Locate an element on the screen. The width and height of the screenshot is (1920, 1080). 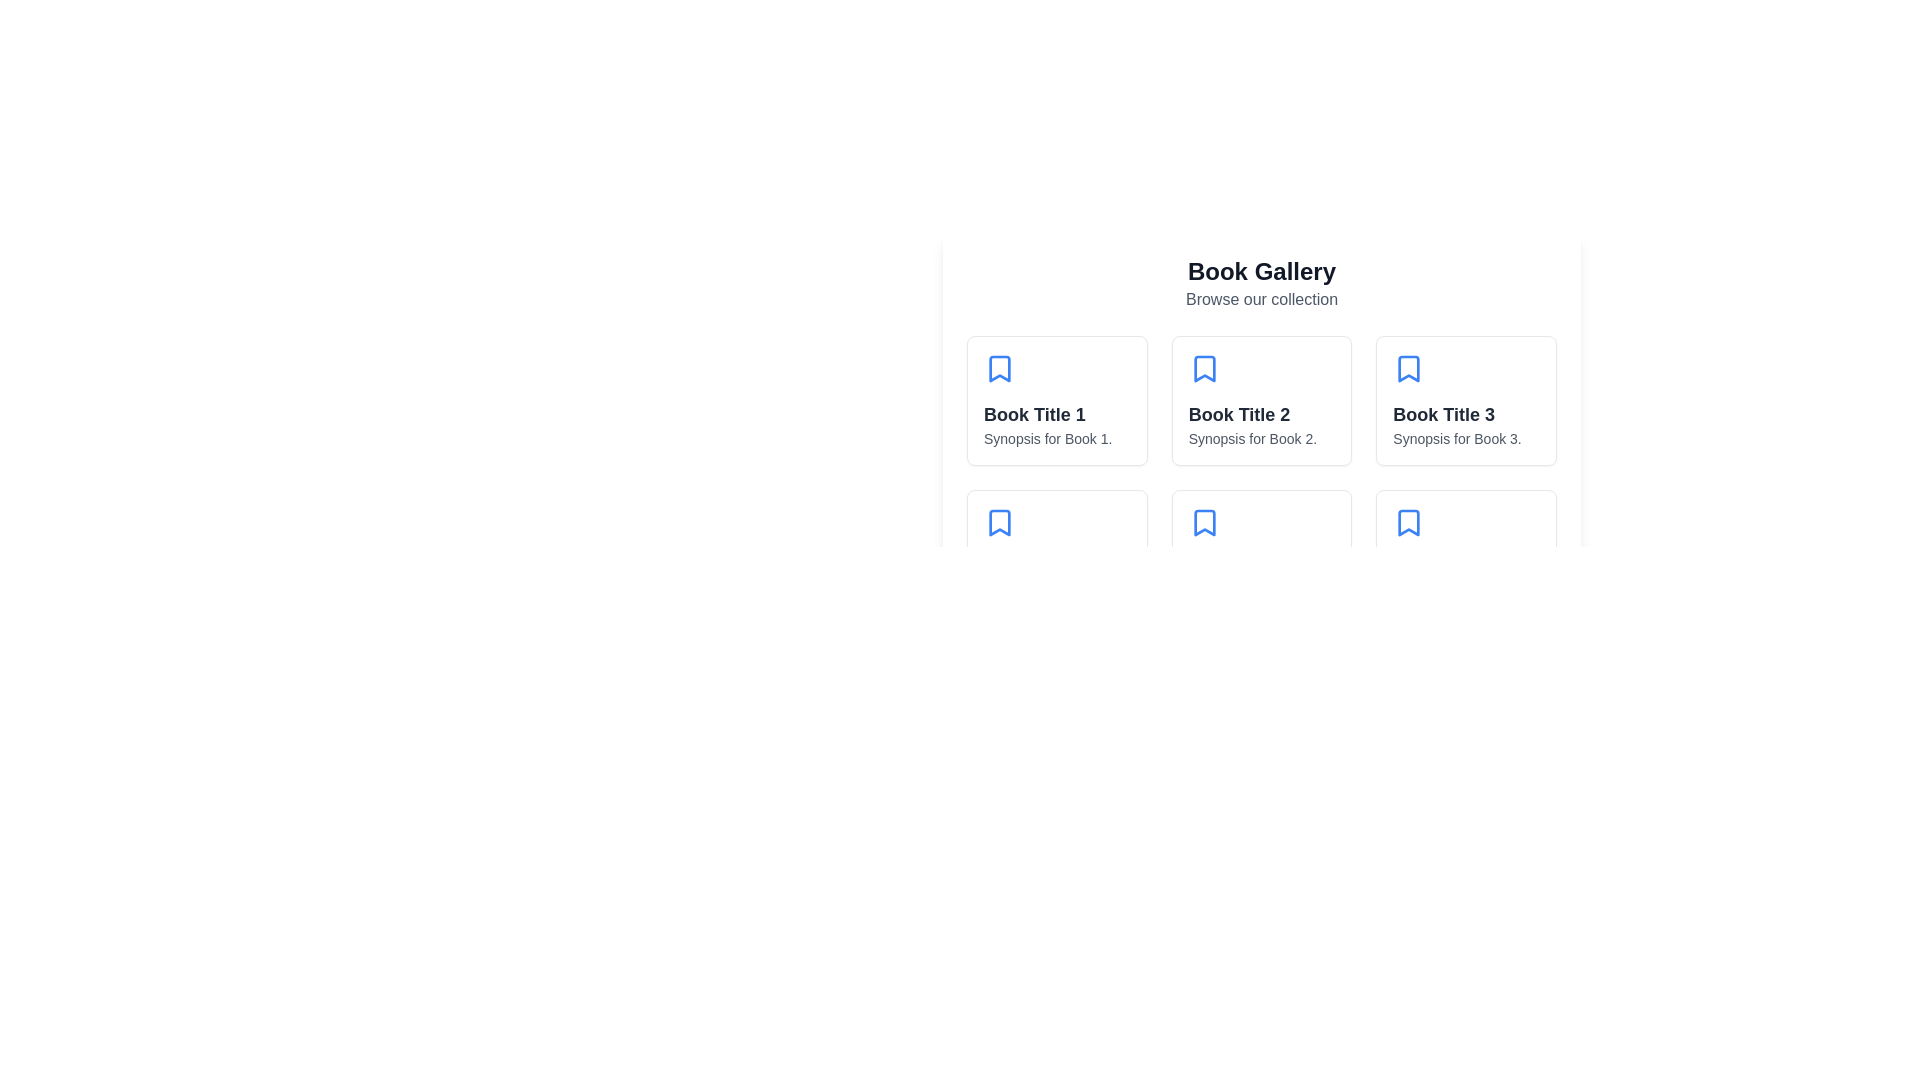
the icon located in the upper-left corner of the box containing the text 'Book Title 4' and 'Synopsis for Book 4' is located at coordinates (999, 522).